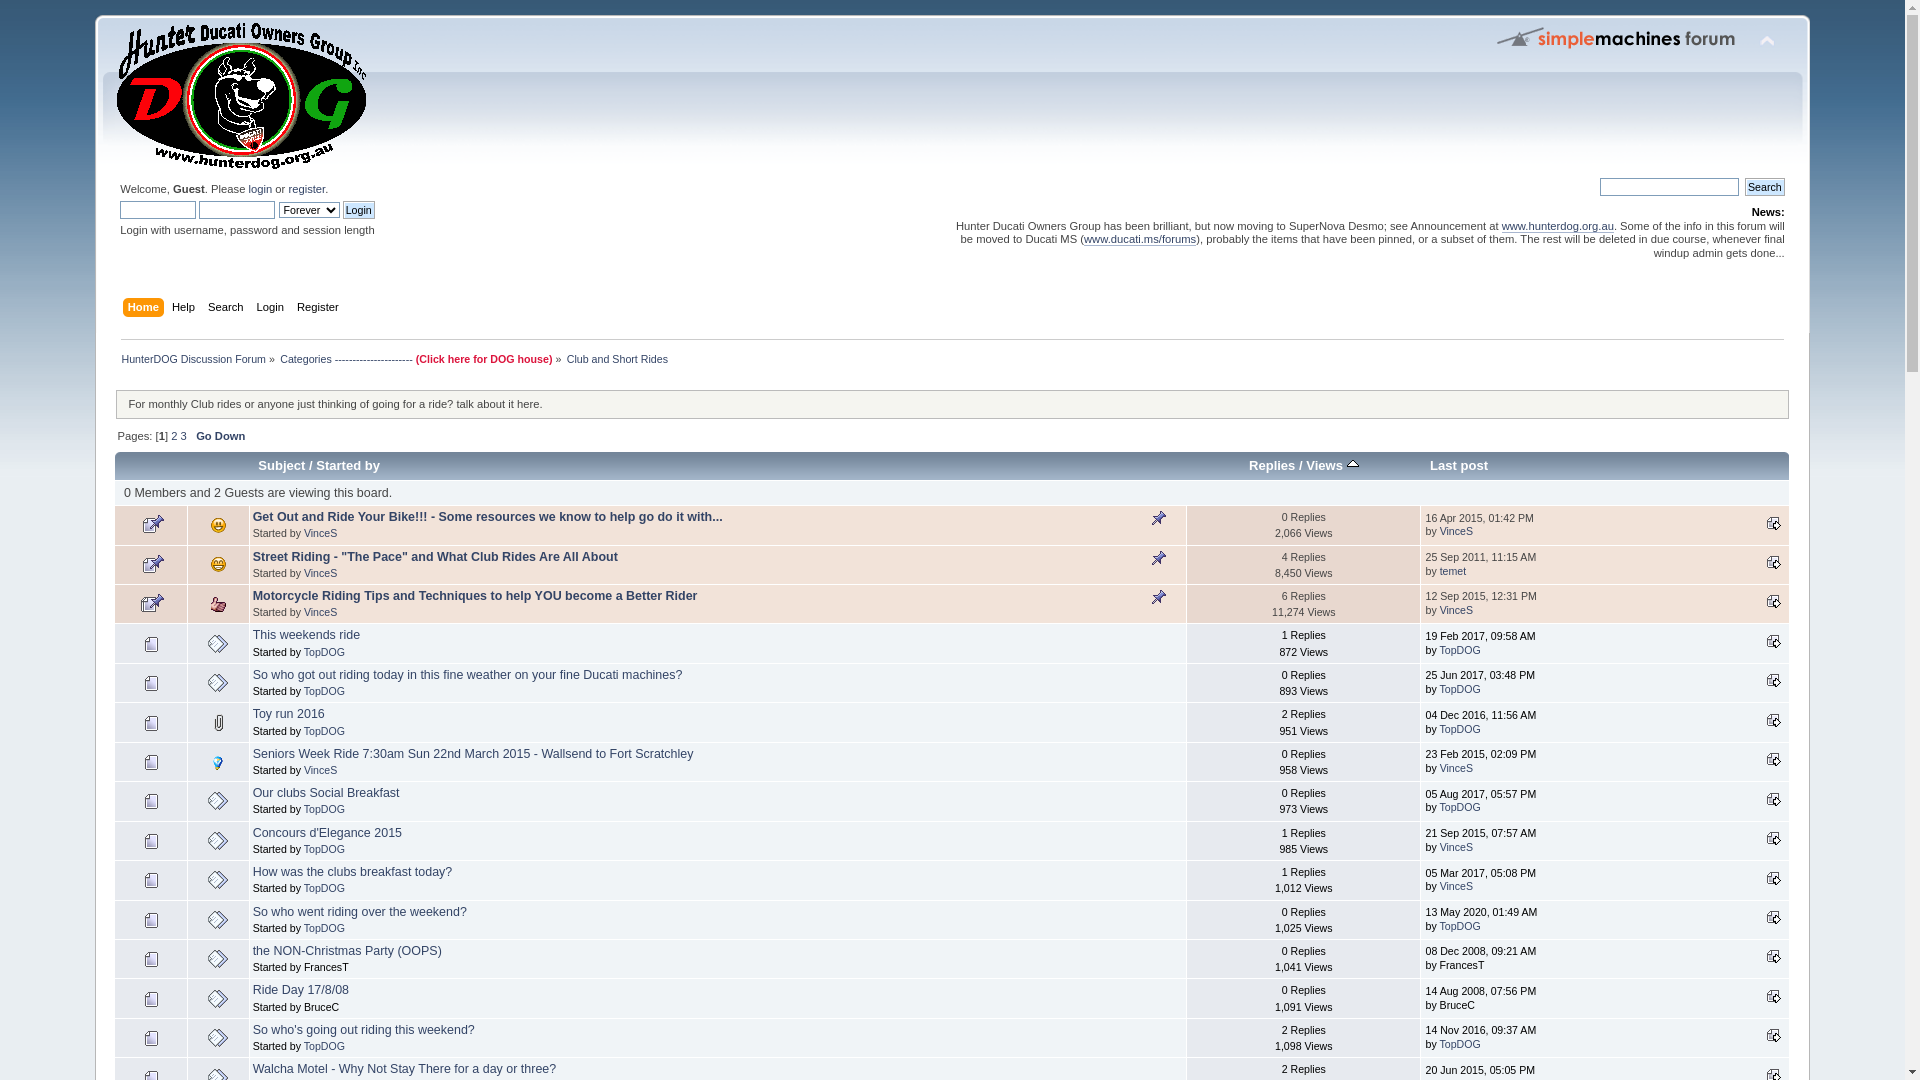 Image resolution: width=1920 pixels, height=1080 pixels. Describe the element at coordinates (434, 556) in the screenshot. I see `'Street Riding - "The Pace" and What Club Rides Are All About'` at that location.